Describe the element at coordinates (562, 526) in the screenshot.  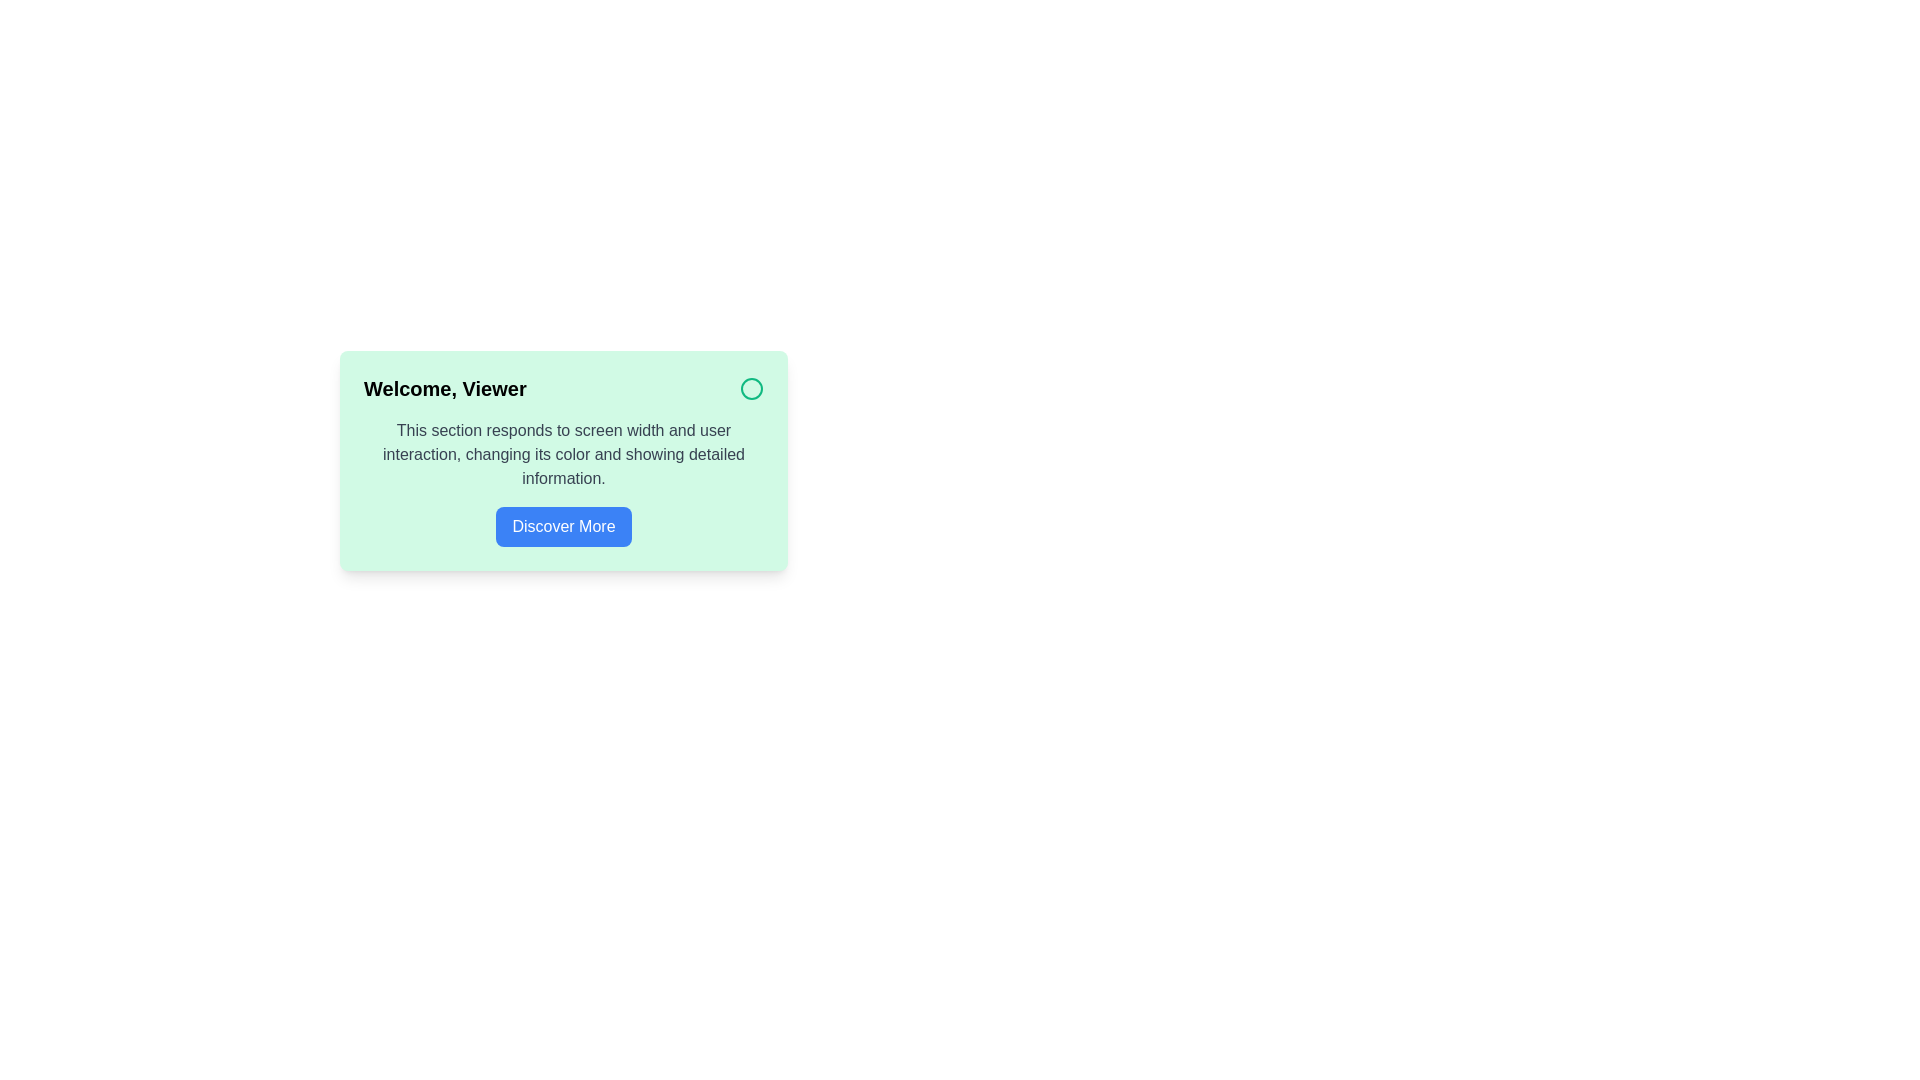
I see `the rectangular blue button with rounded corners labeled 'Discover More'` at that location.